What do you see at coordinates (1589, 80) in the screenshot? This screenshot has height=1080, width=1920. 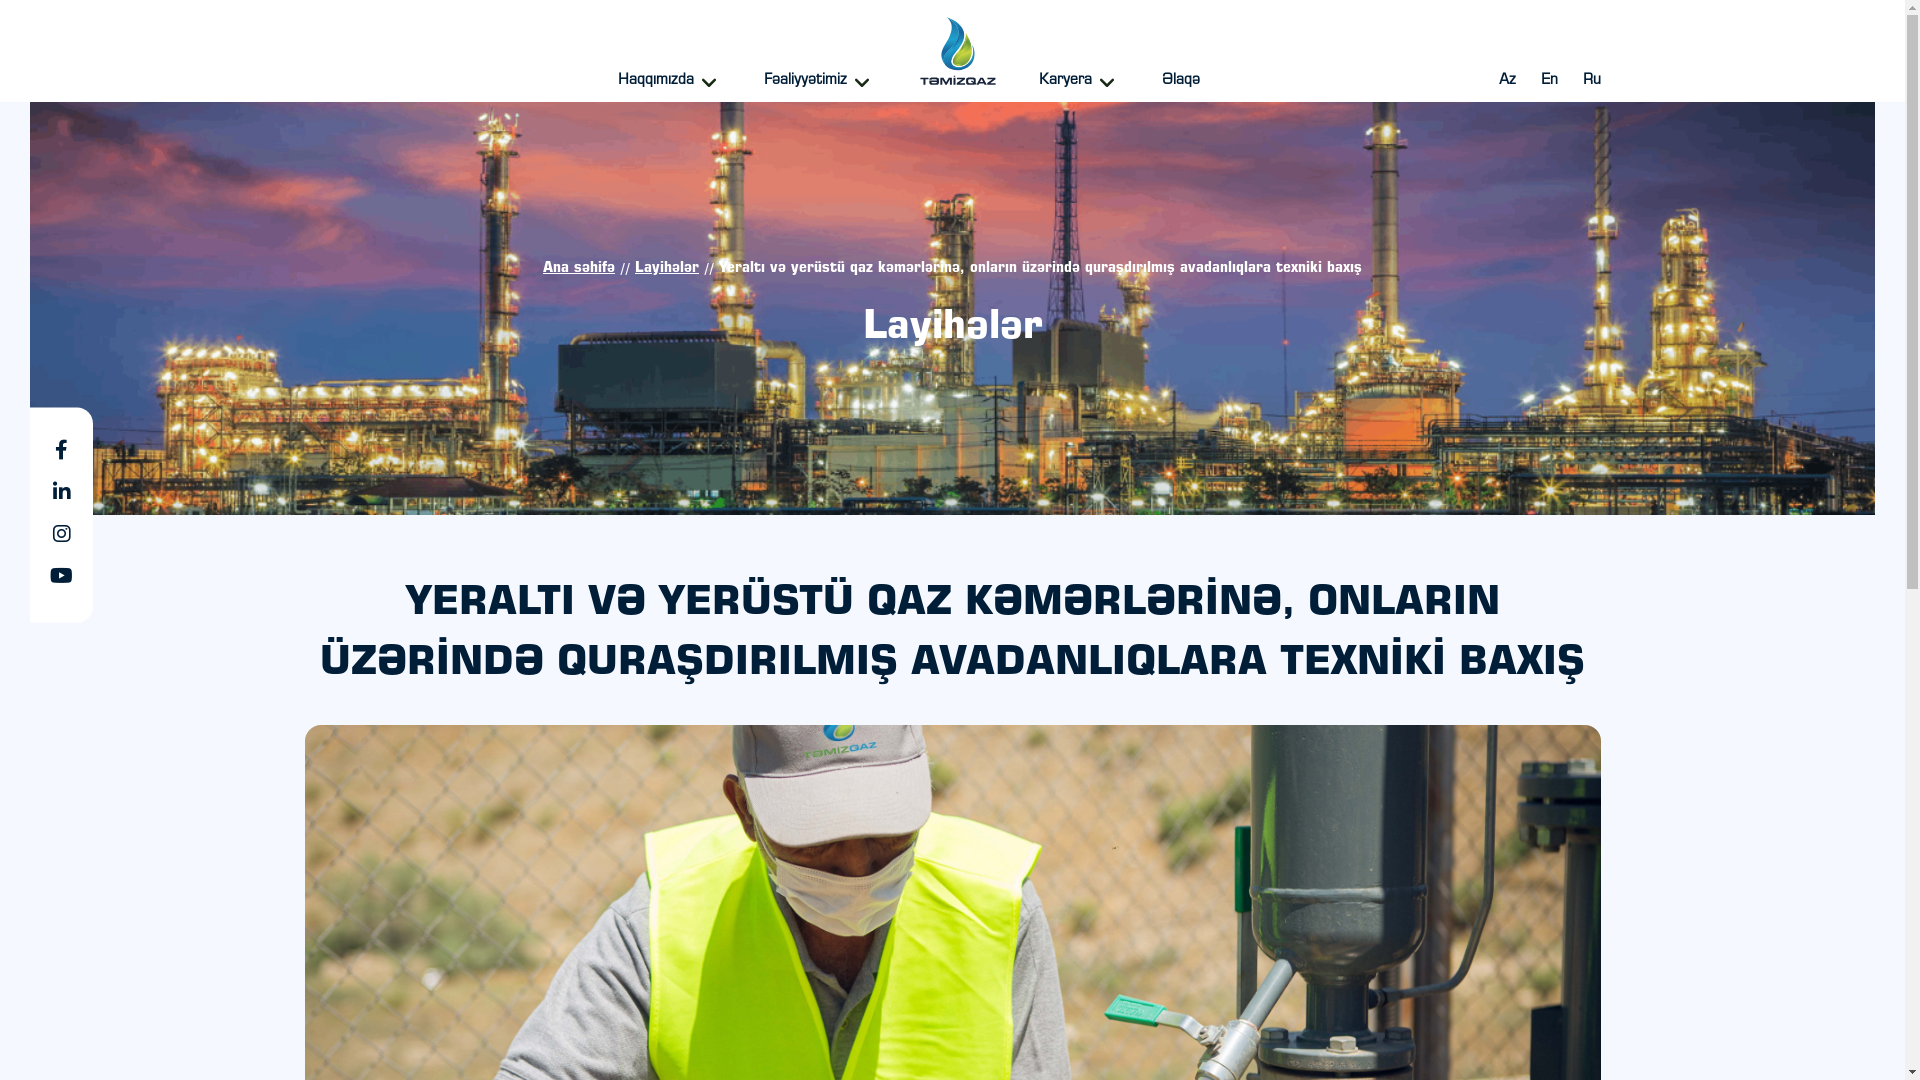 I see `'Ru'` at bounding box center [1589, 80].